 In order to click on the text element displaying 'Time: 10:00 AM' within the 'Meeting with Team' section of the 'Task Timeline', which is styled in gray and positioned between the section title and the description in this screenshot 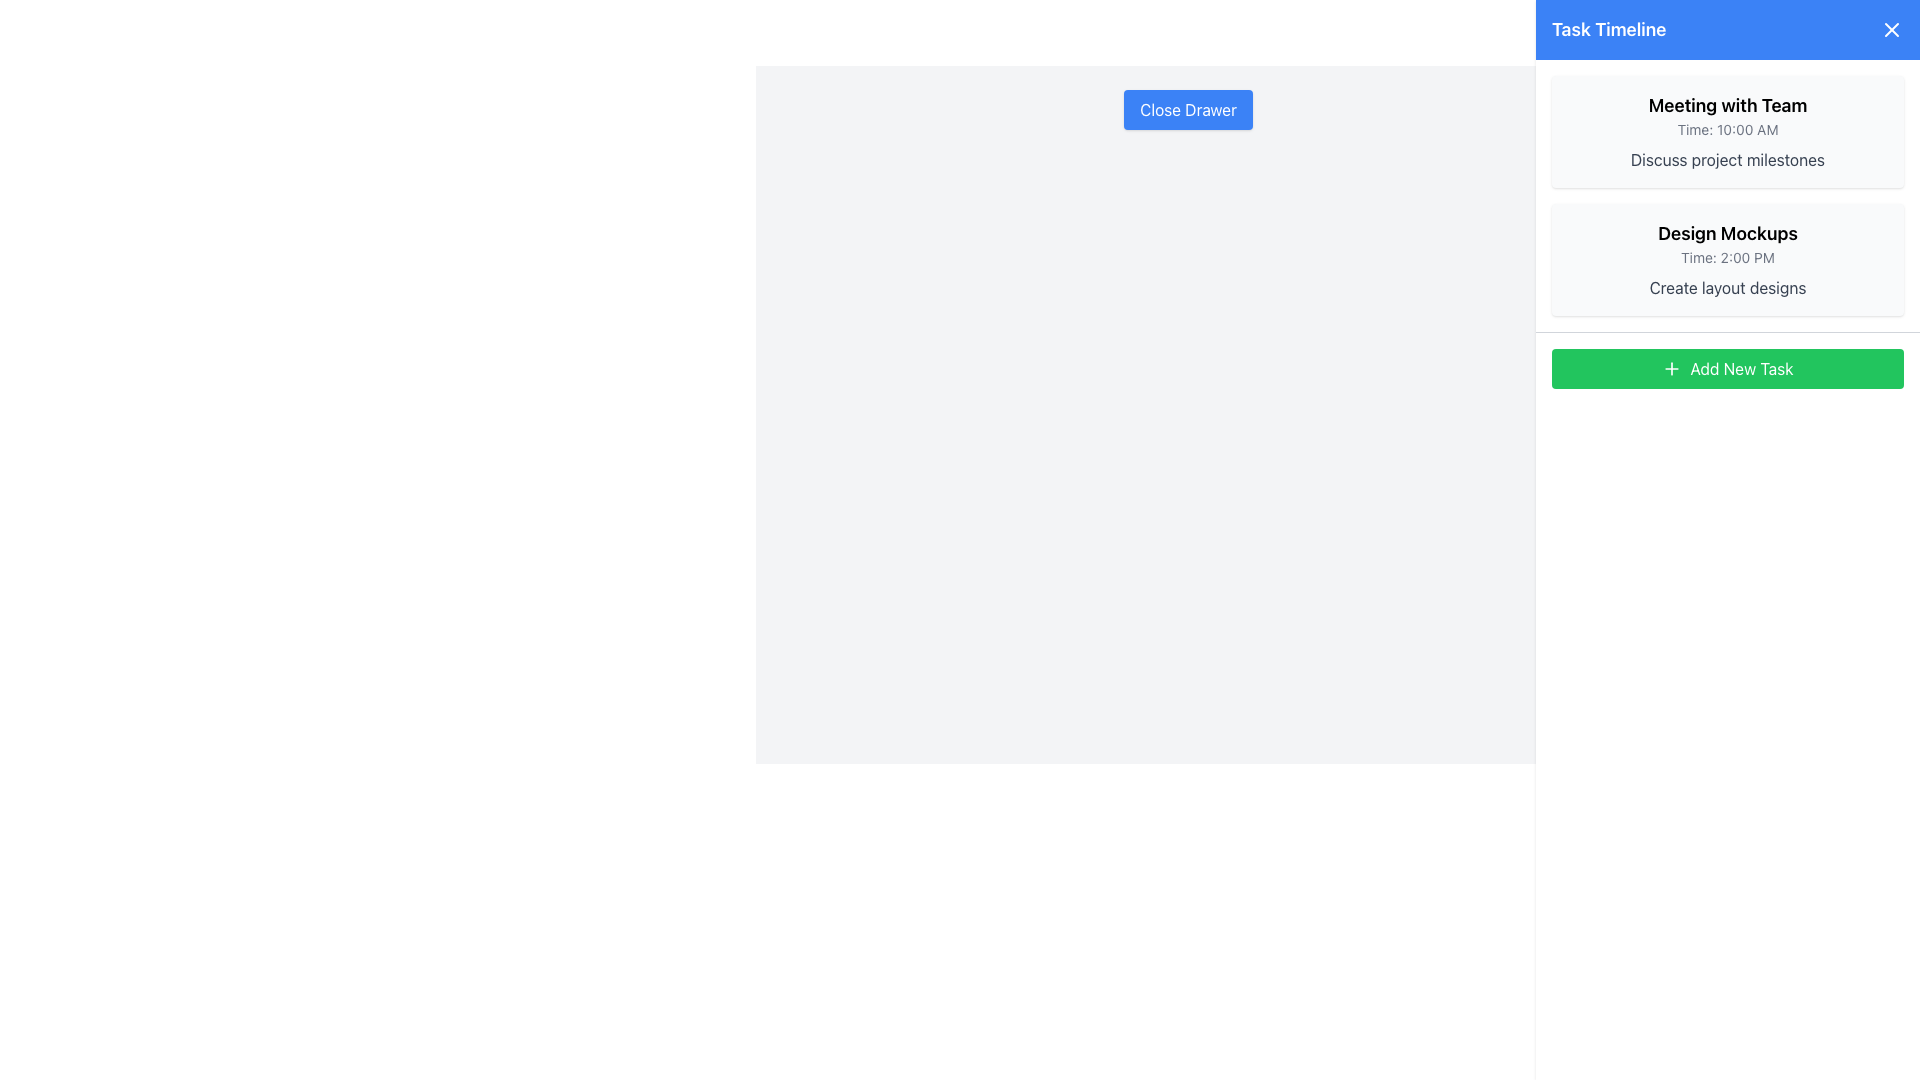, I will do `click(1727, 130)`.